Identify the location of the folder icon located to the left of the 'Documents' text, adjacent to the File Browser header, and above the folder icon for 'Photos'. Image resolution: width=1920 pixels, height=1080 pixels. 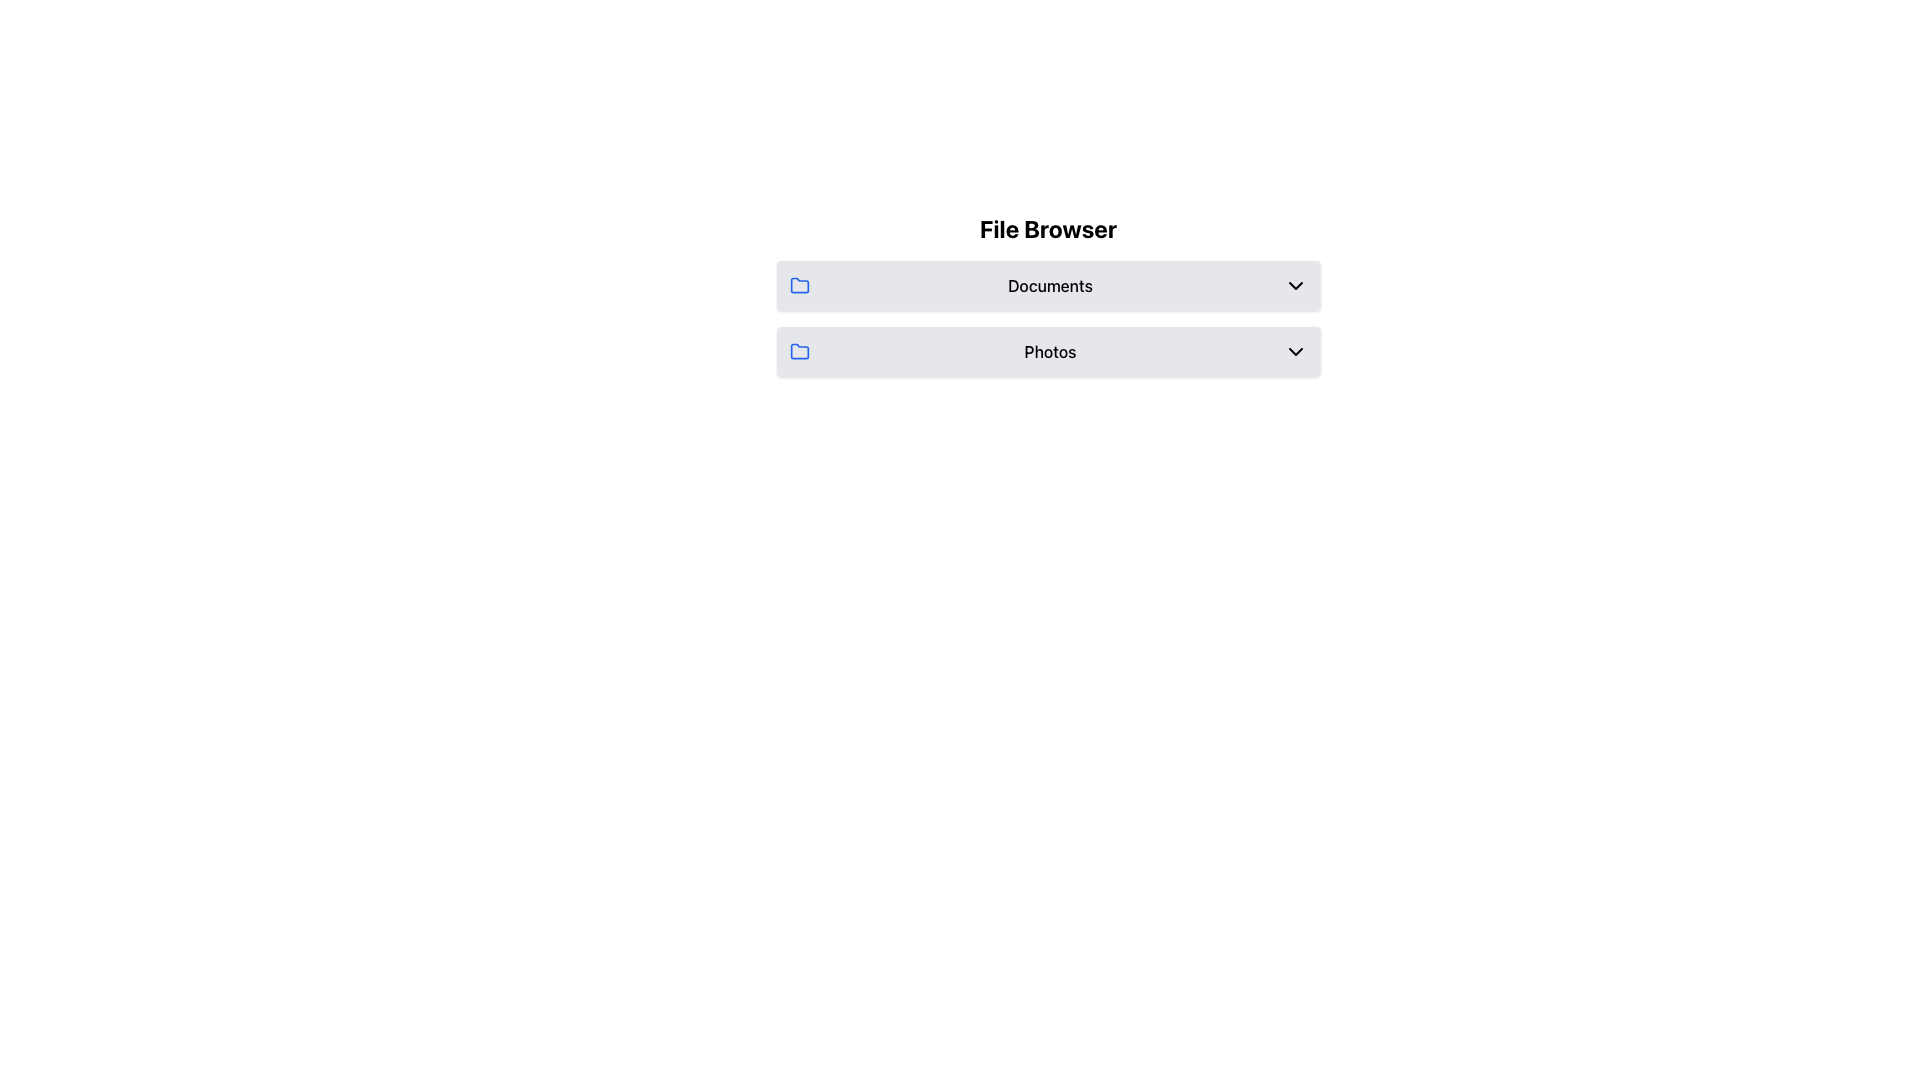
(798, 285).